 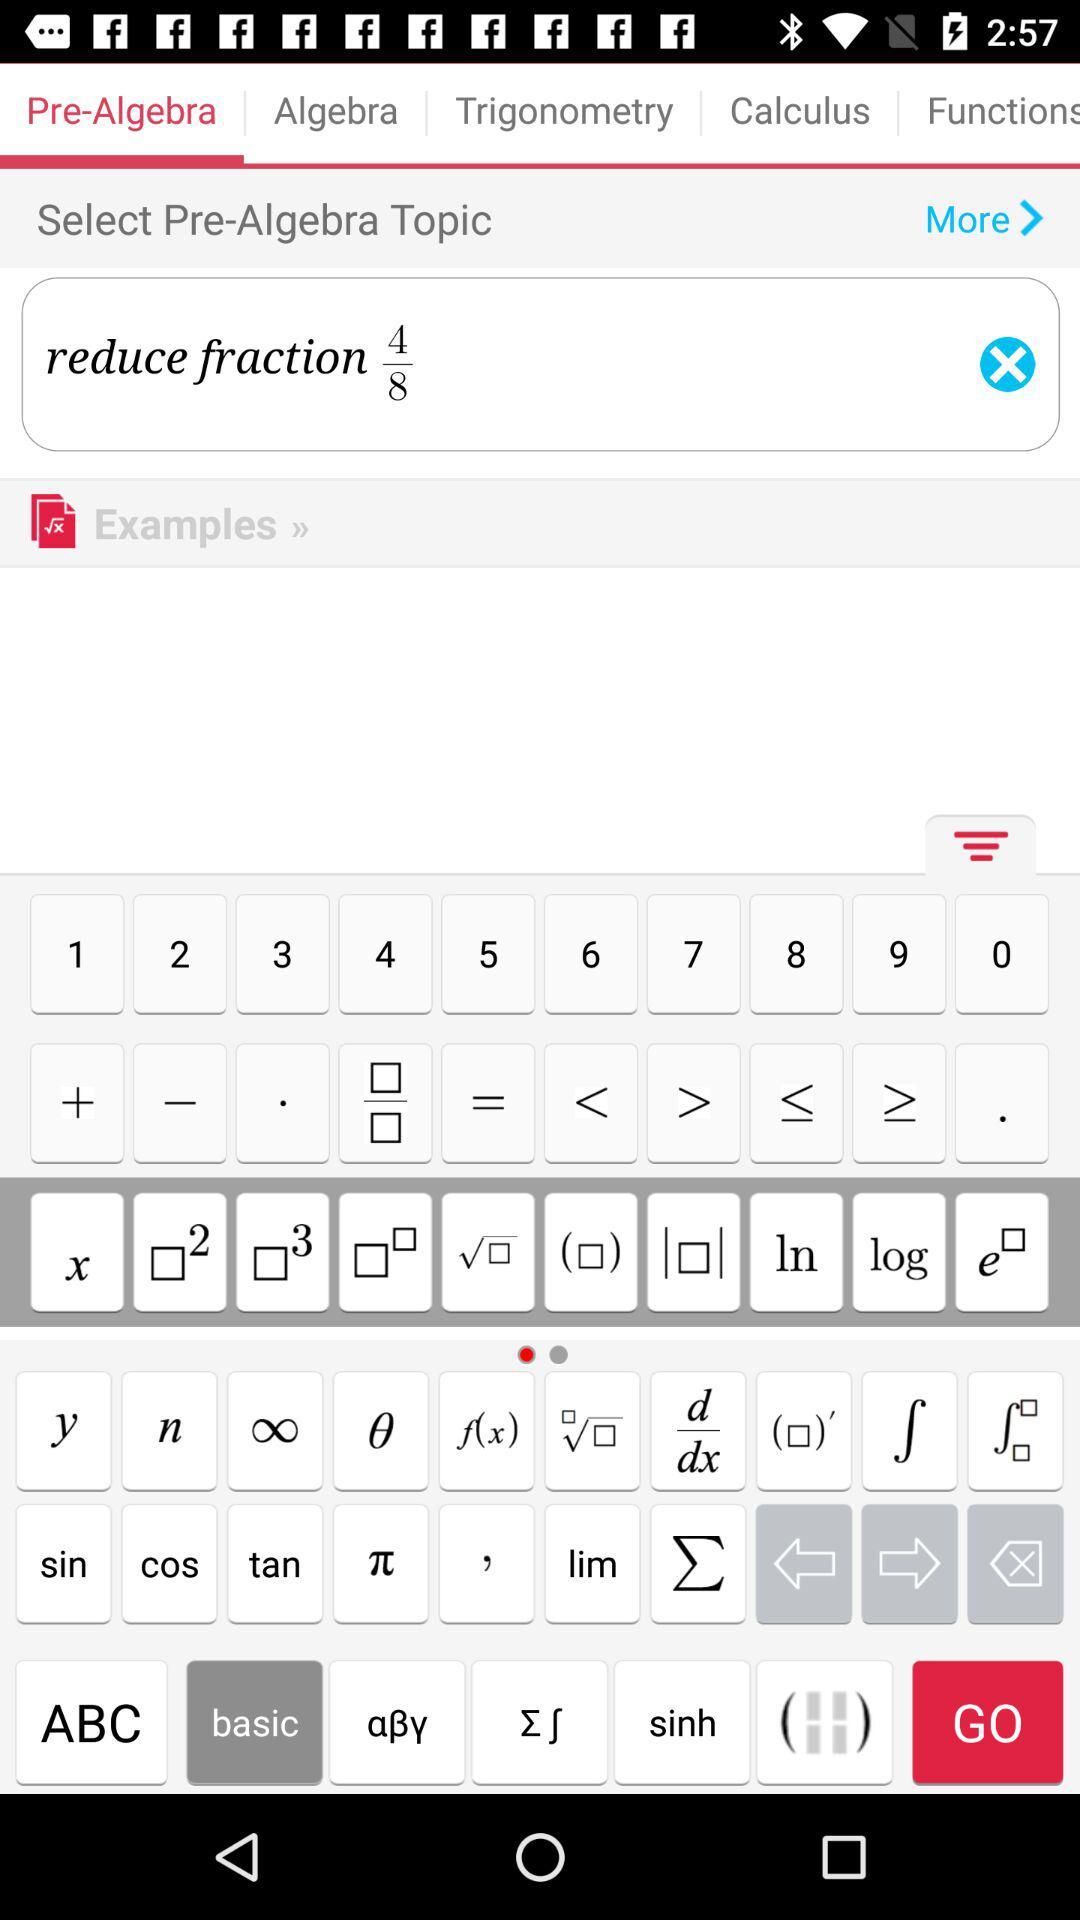 What do you see at coordinates (1002, 1101) in the screenshot?
I see `point type` at bounding box center [1002, 1101].